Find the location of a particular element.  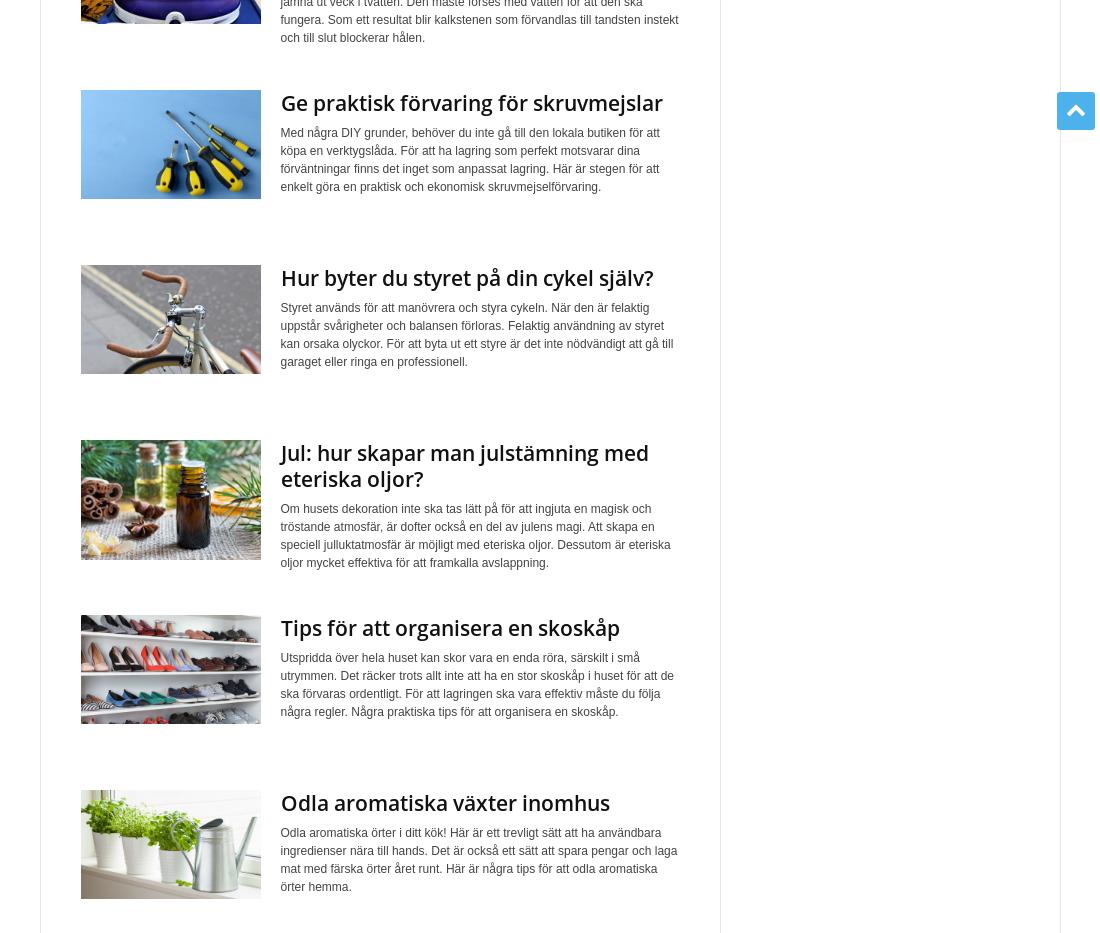

'Styret används för att manövrera och styra cykeln. När den är felaktig uppstår svårigheter och balansen förloras. Felaktig användning av styret kan orsaka olyckor. För att byta ut ett styre är det inte nödvändigt att gå till garaget eller ringa en professionell.' is located at coordinates (475, 334).